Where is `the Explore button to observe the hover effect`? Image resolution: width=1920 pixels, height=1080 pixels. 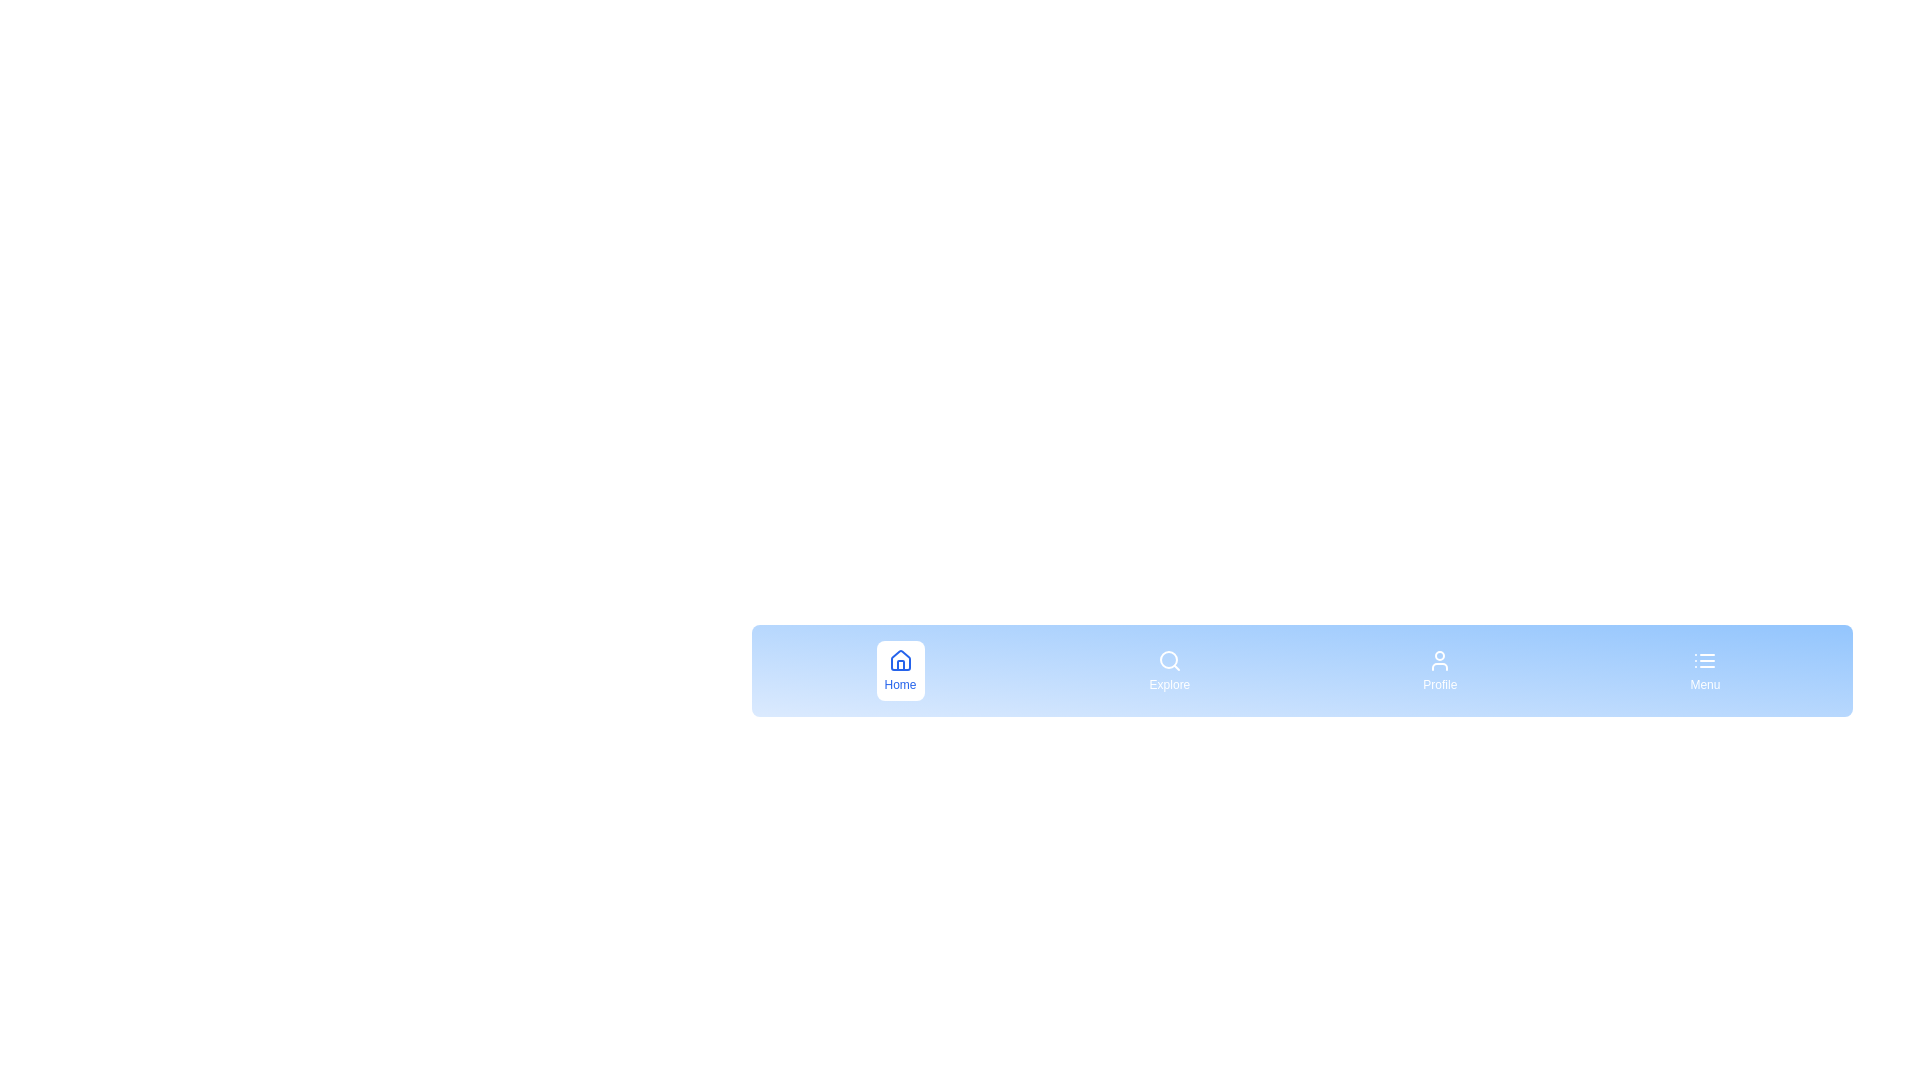 the Explore button to observe the hover effect is located at coordinates (1169, 671).